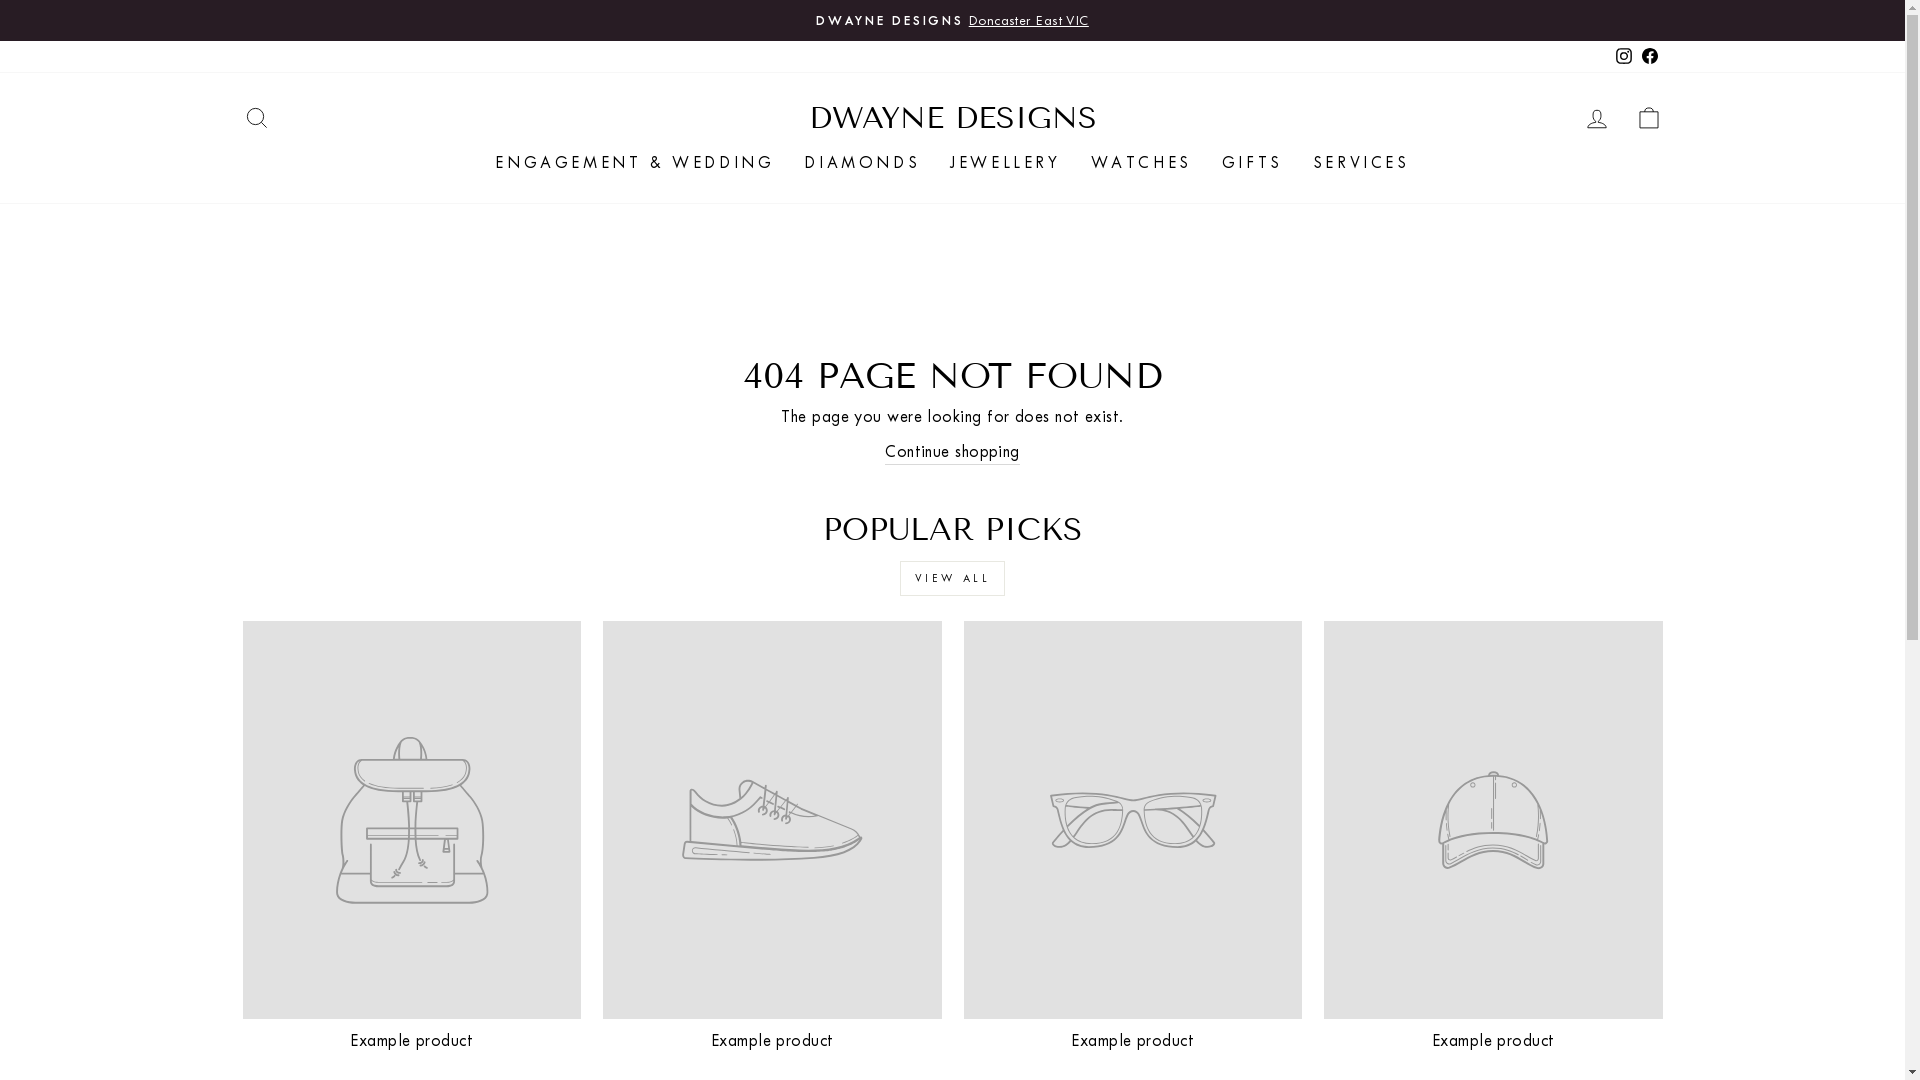  Describe the element at coordinates (0, 0) in the screenshot. I see `'Skip to content'` at that location.